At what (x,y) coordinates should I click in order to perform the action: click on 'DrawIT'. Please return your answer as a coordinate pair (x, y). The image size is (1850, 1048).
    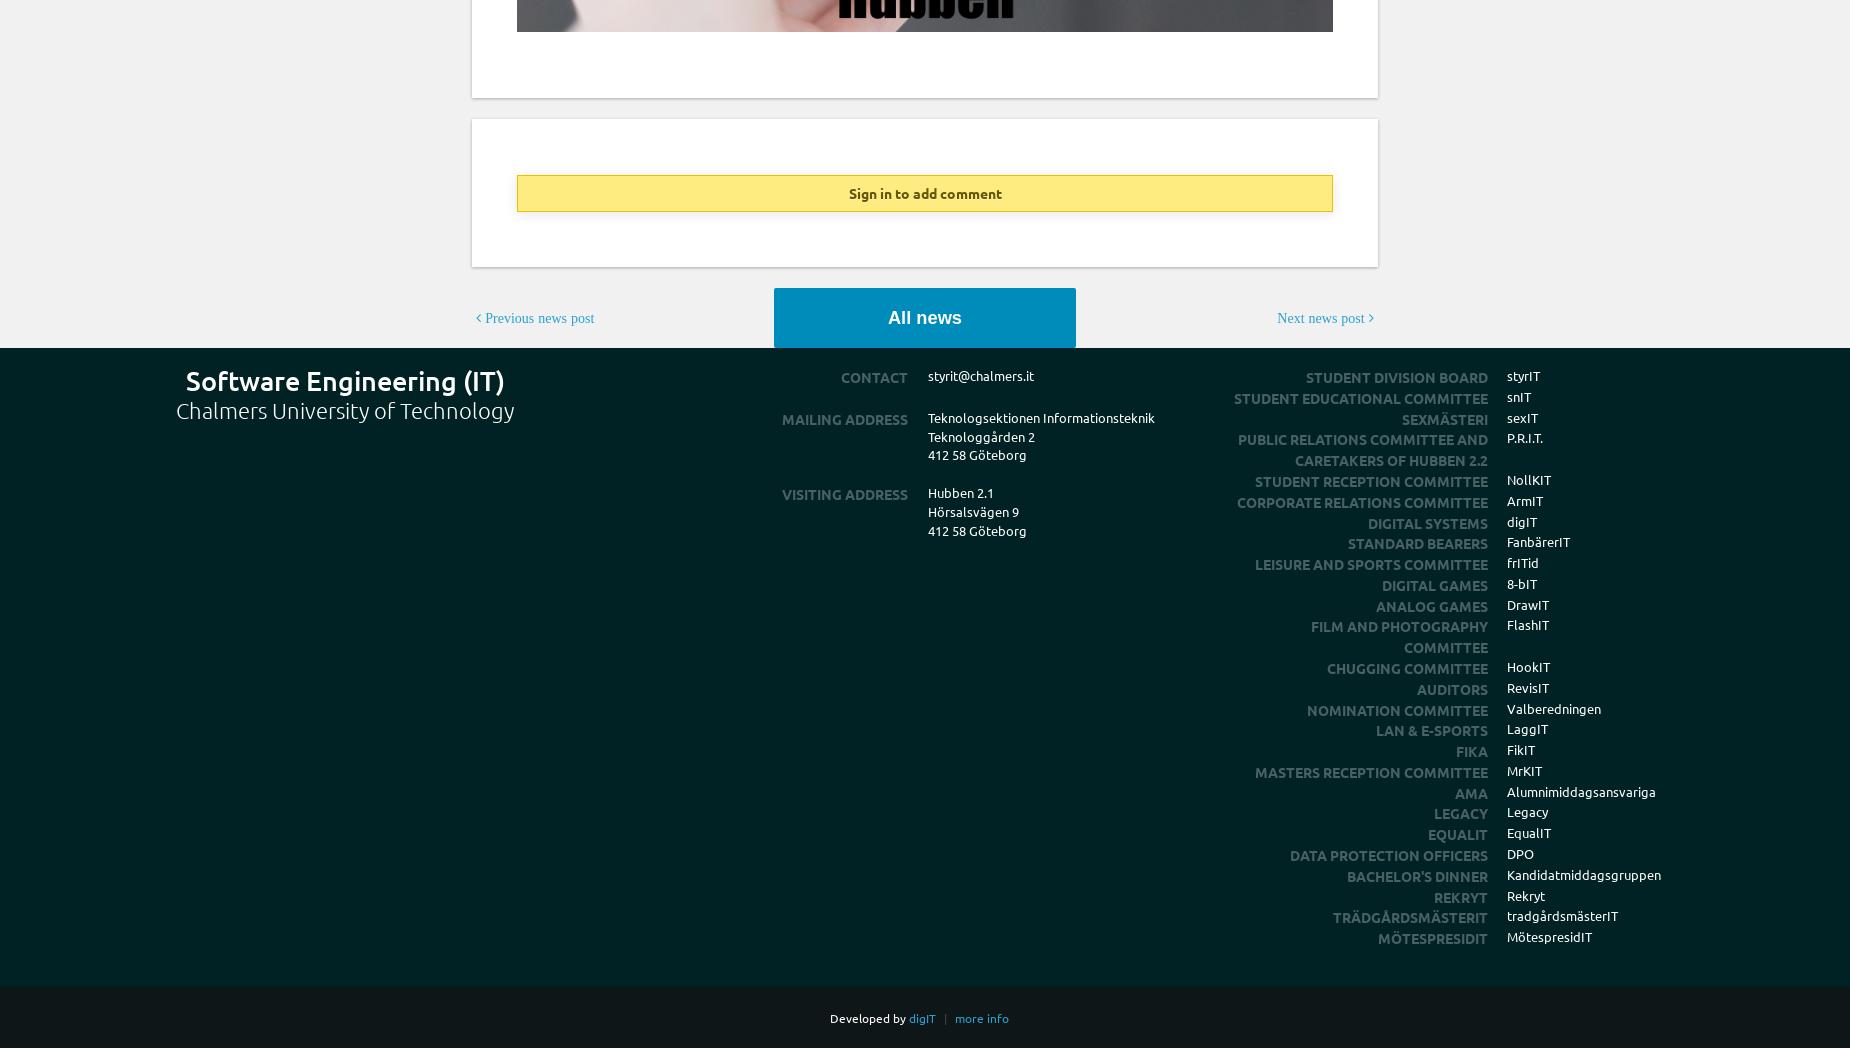
    Looking at the image, I should click on (1527, 603).